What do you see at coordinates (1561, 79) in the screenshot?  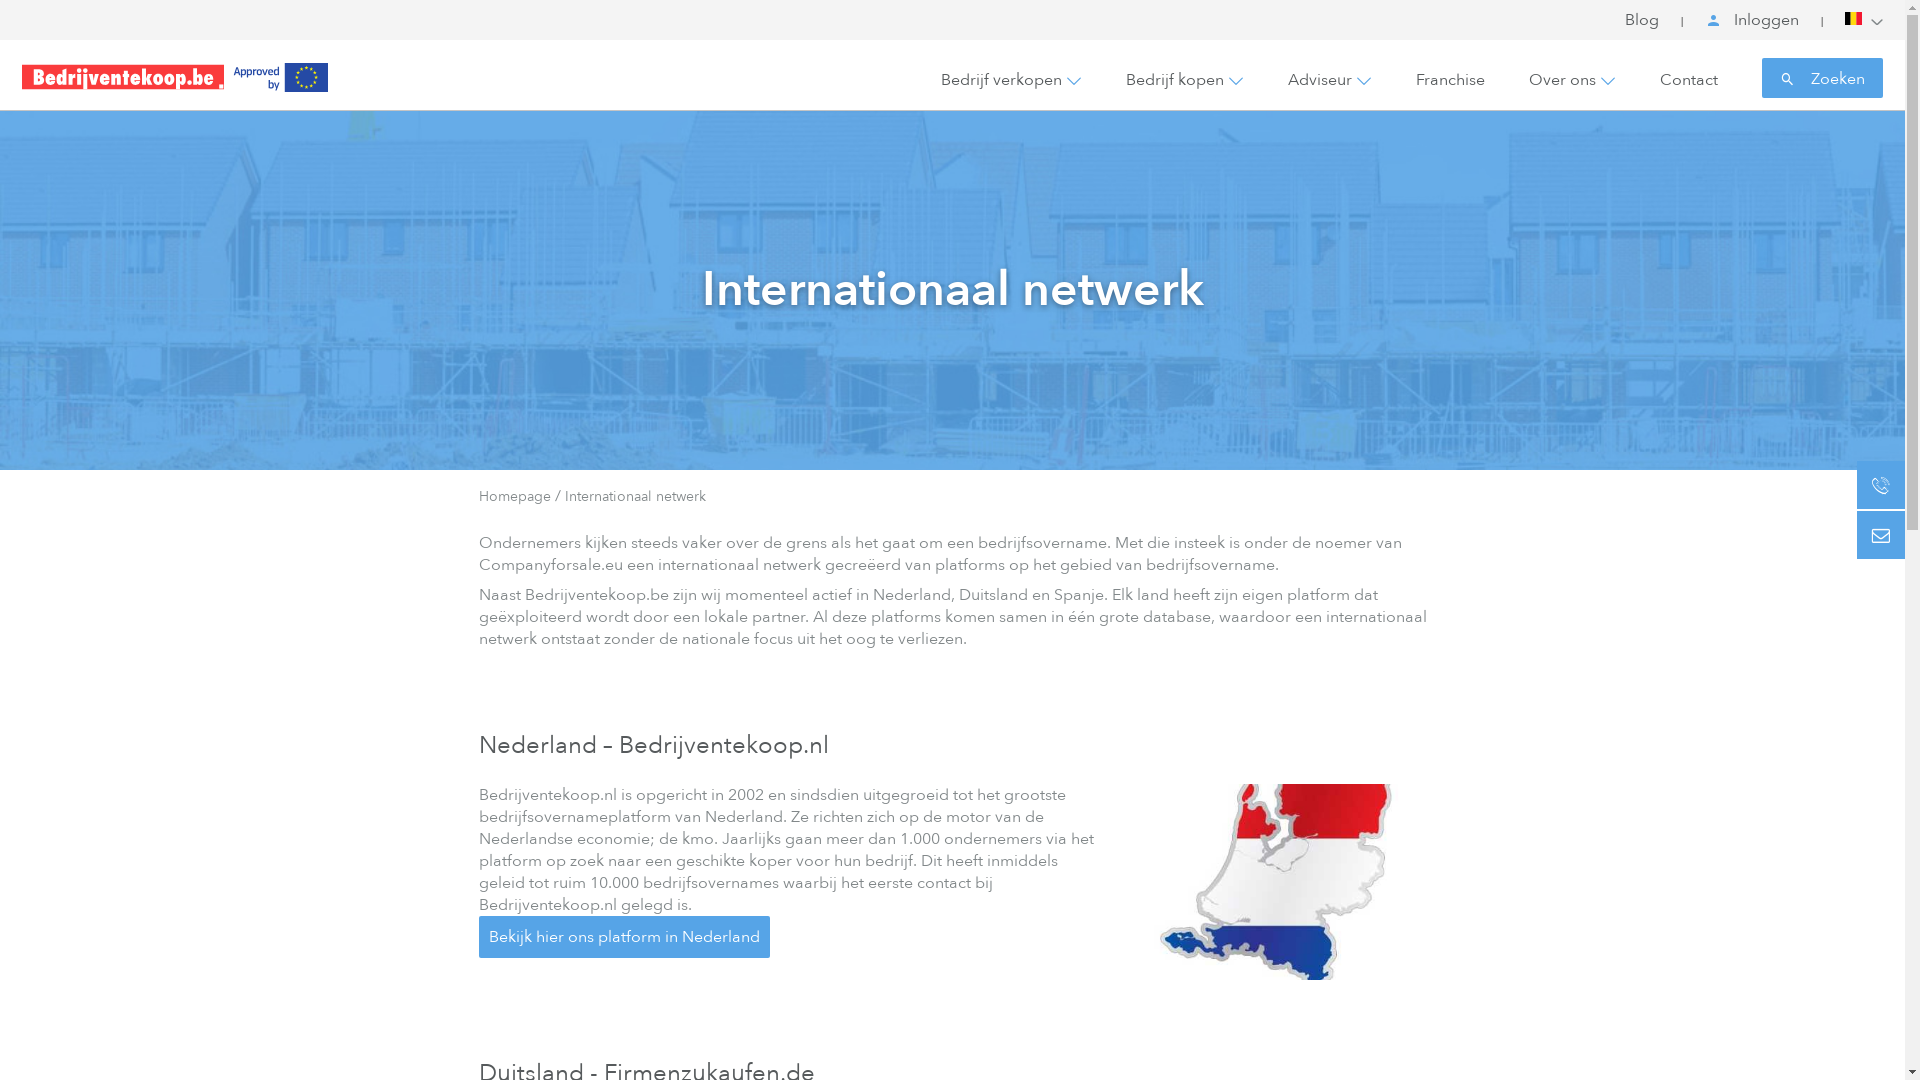 I see `'Over ons'` at bounding box center [1561, 79].